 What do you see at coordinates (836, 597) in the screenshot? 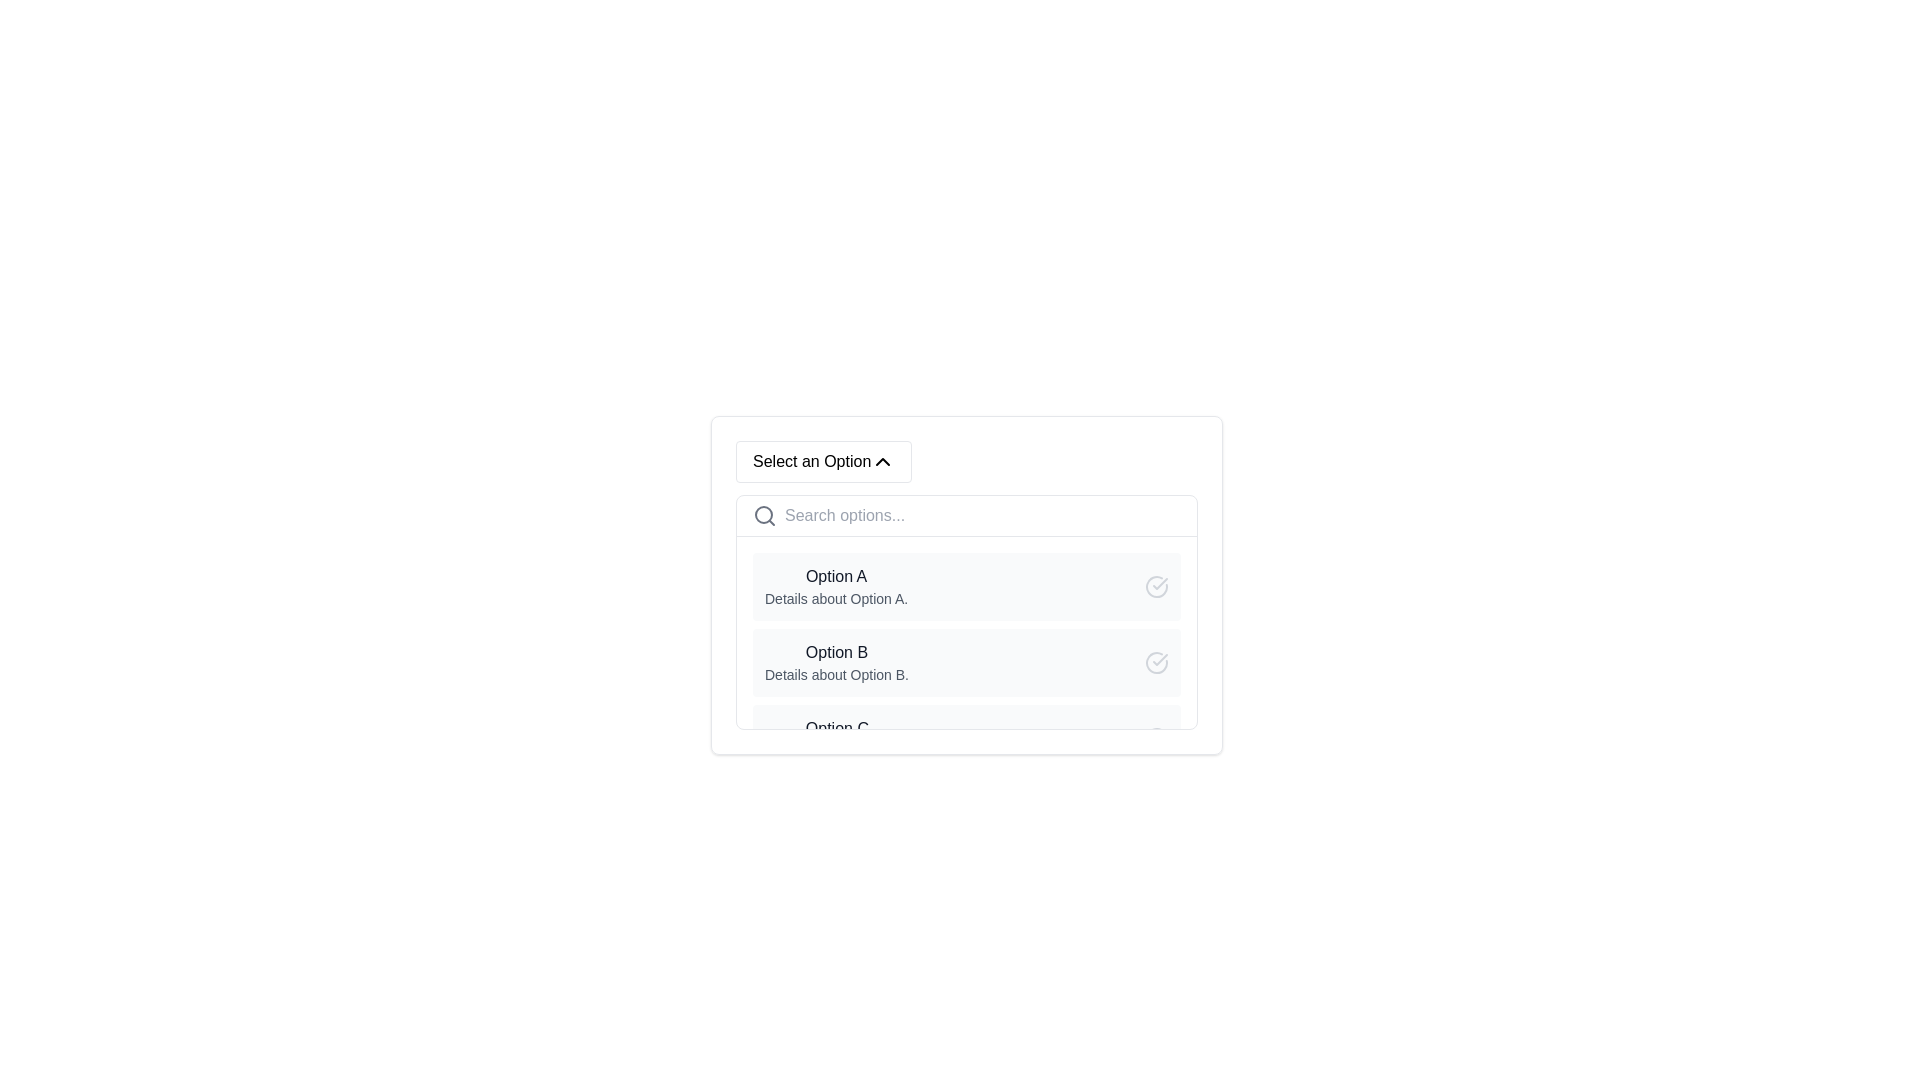
I see `the text label that reads 'Details about Option A.' located below the bold text 'Option A.' in the dropdown menu` at bounding box center [836, 597].